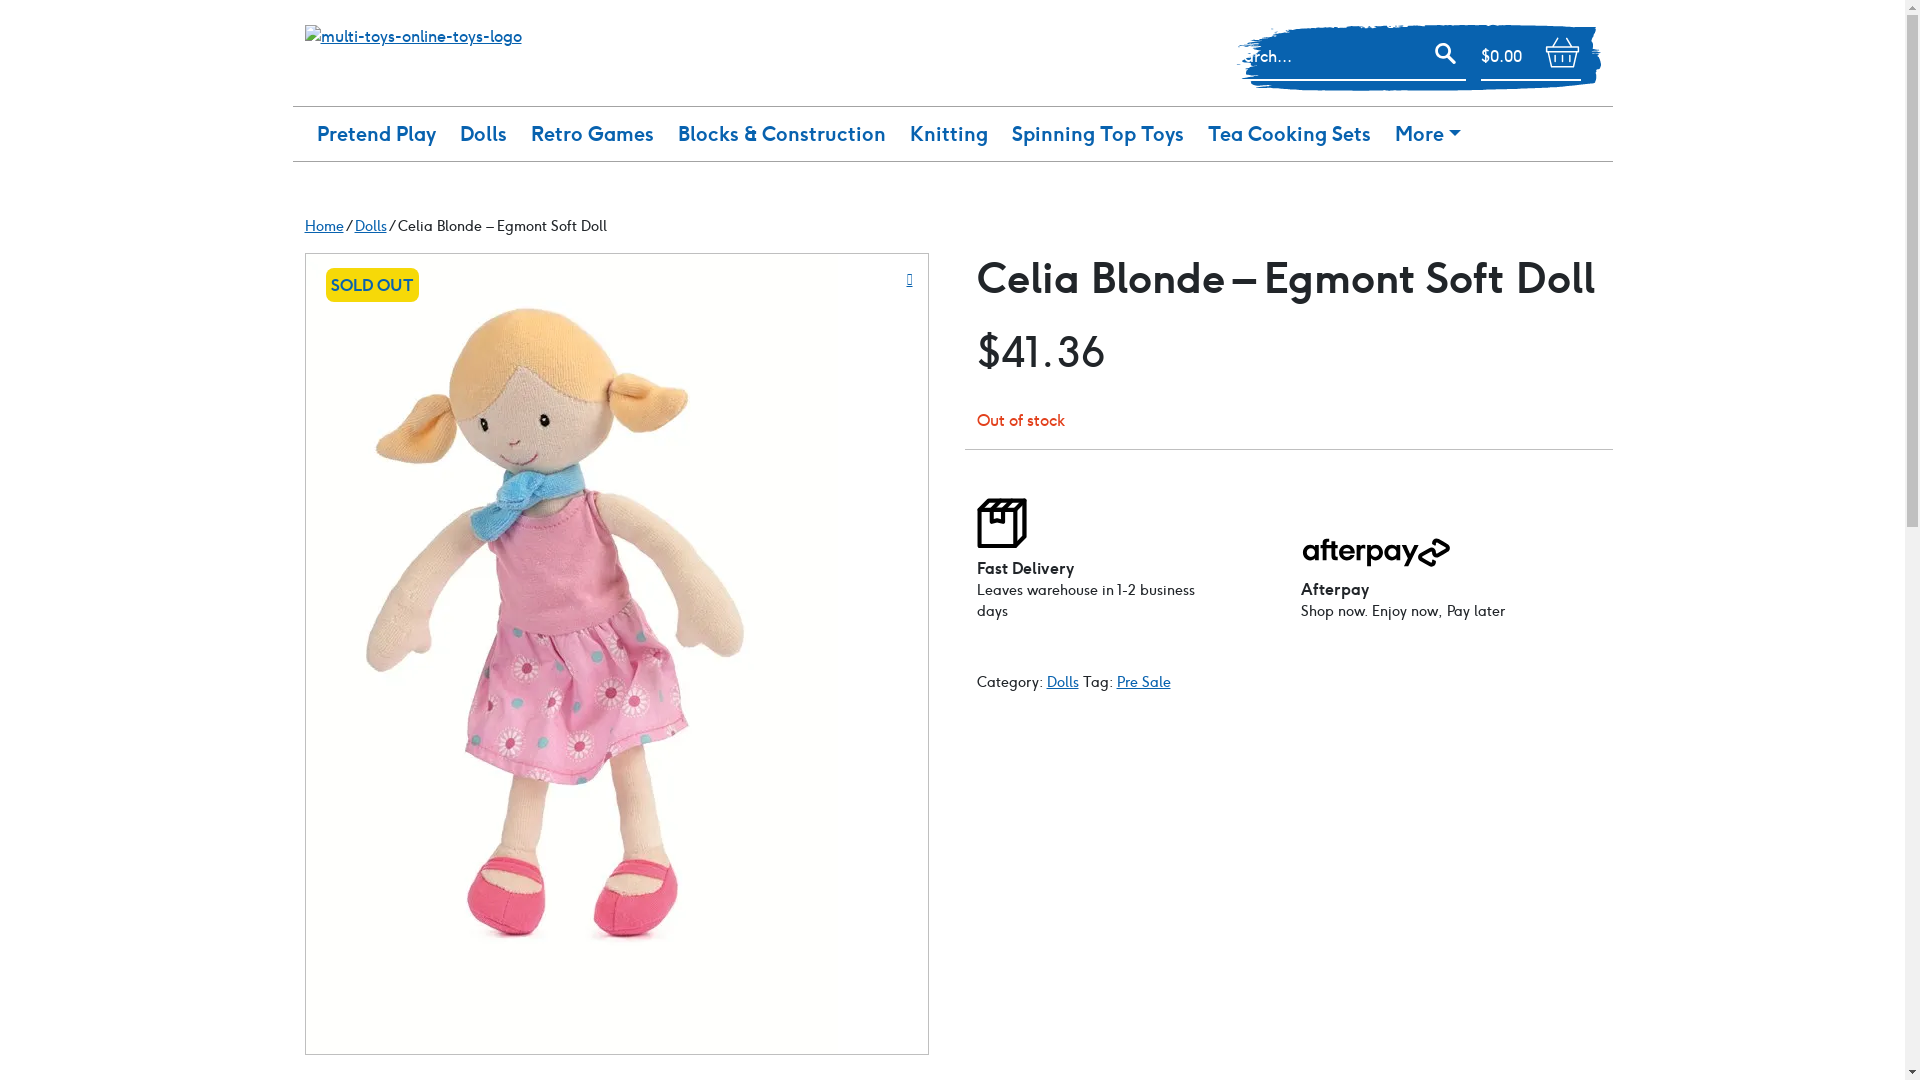 The height and width of the screenshot is (1080, 1920). What do you see at coordinates (1529, 56) in the screenshot?
I see `'$0.00'` at bounding box center [1529, 56].